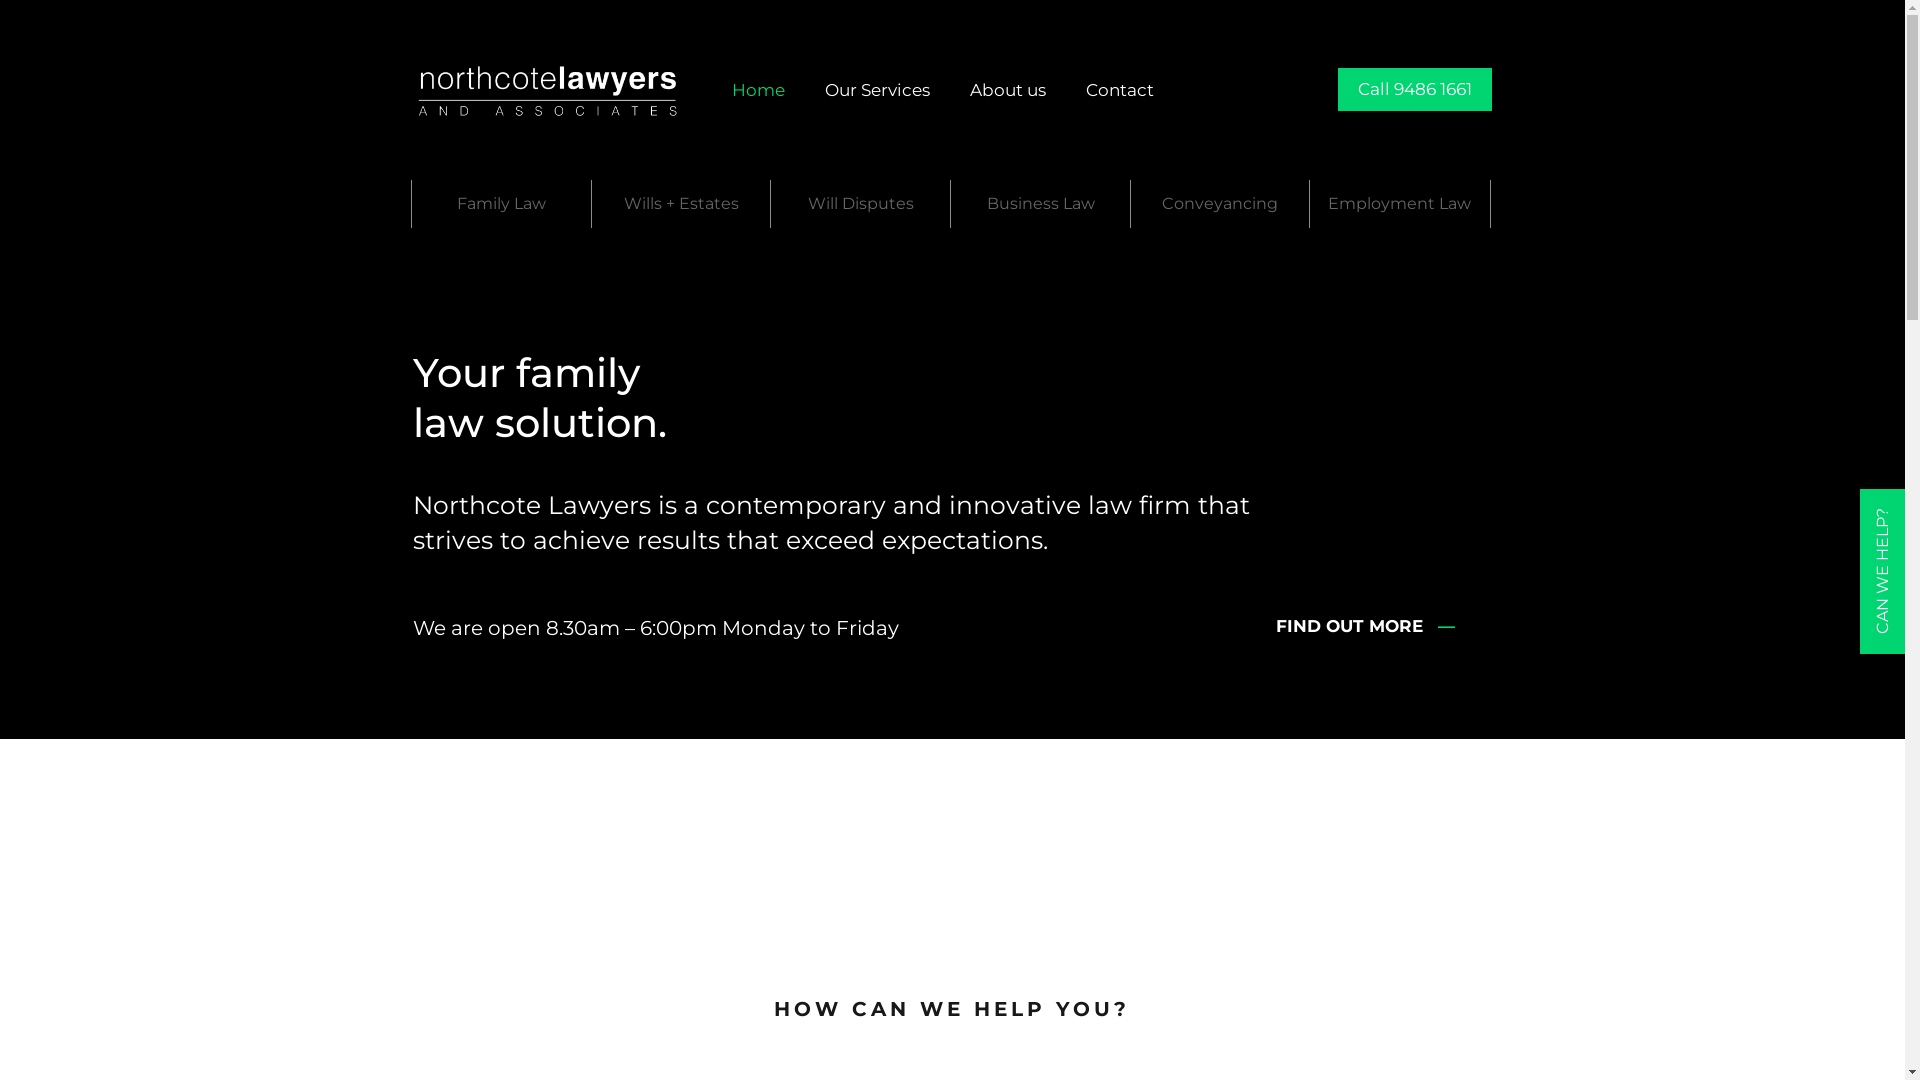  I want to click on 'Call 9486 1661', so click(1414, 88).